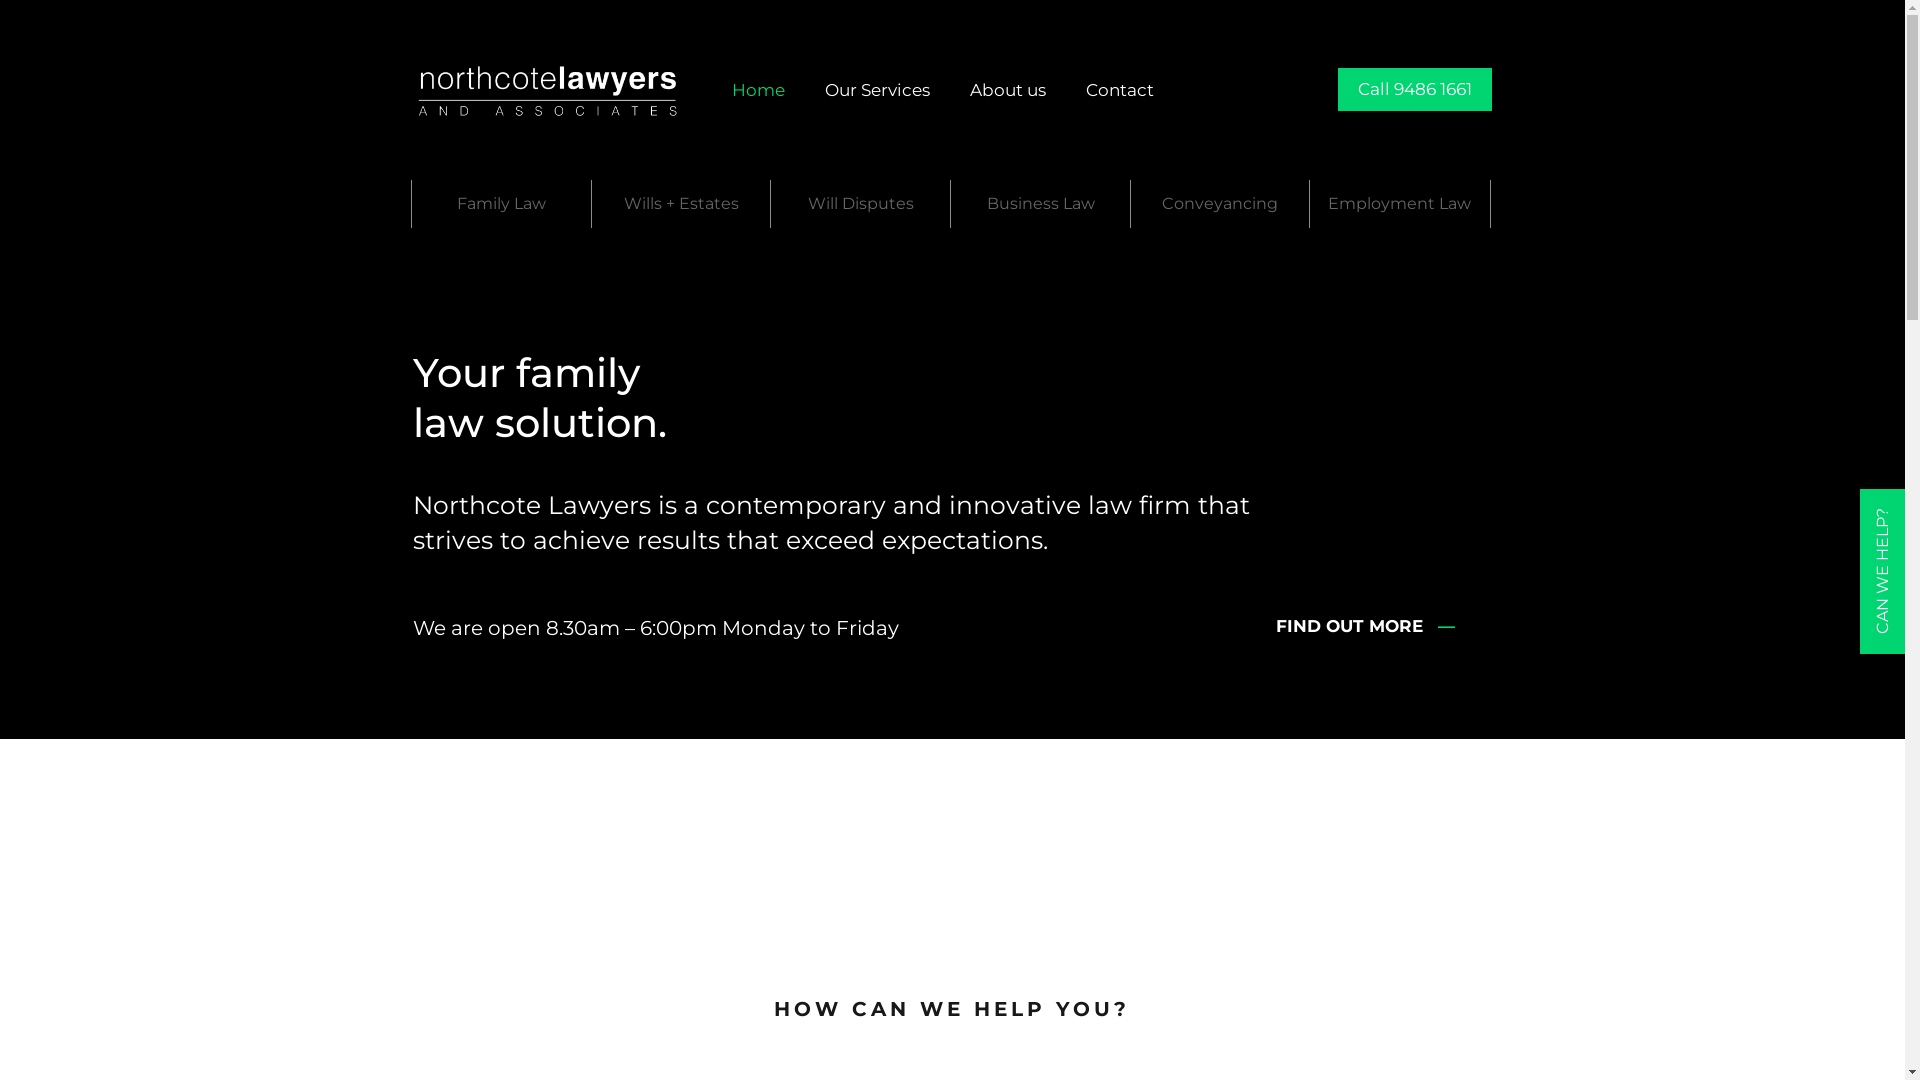  I want to click on 'Call 9486 1661', so click(1414, 88).